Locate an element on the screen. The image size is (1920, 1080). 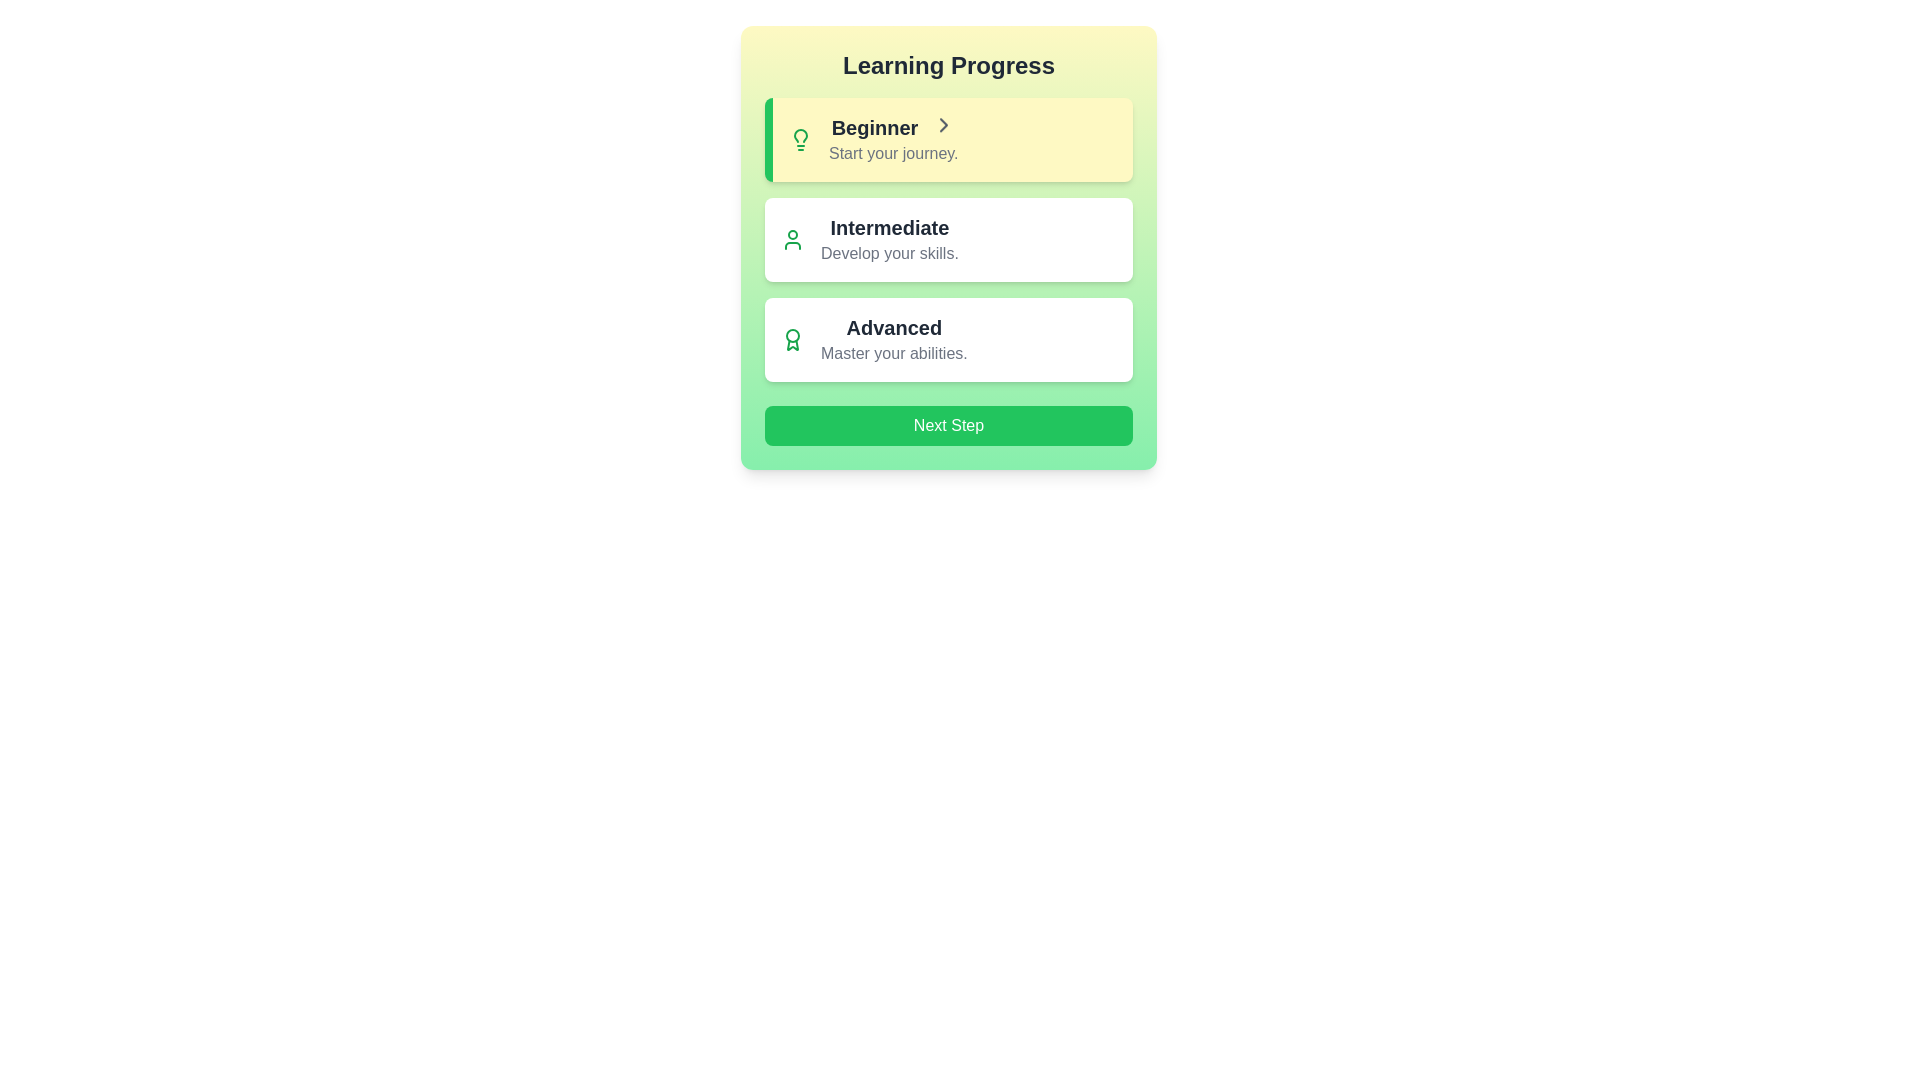
the 'Beginner' text label, which serves as the introductory title for the learning level, located at the top of the learning levels section is located at coordinates (892, 127).